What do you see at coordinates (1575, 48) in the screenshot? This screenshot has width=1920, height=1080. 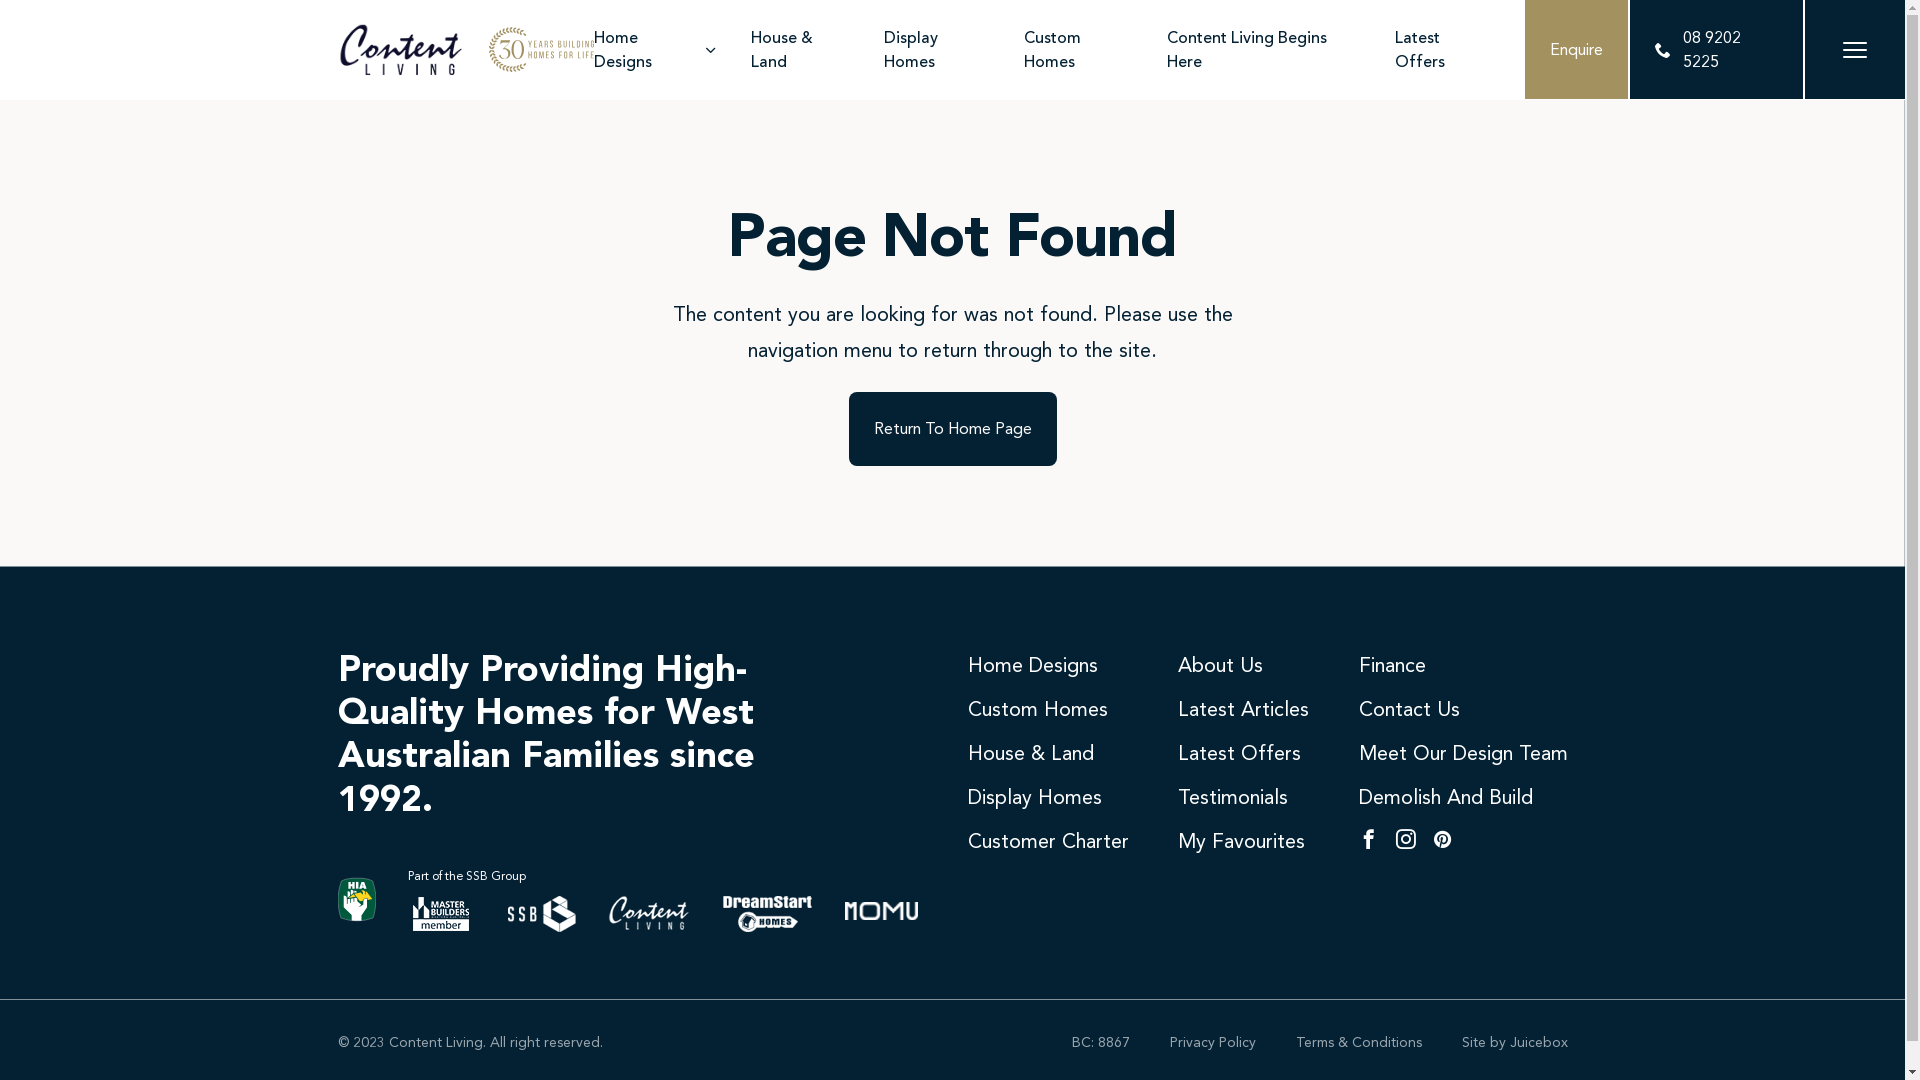 I see `'Enquire'` at bounding box center [1575, 48].